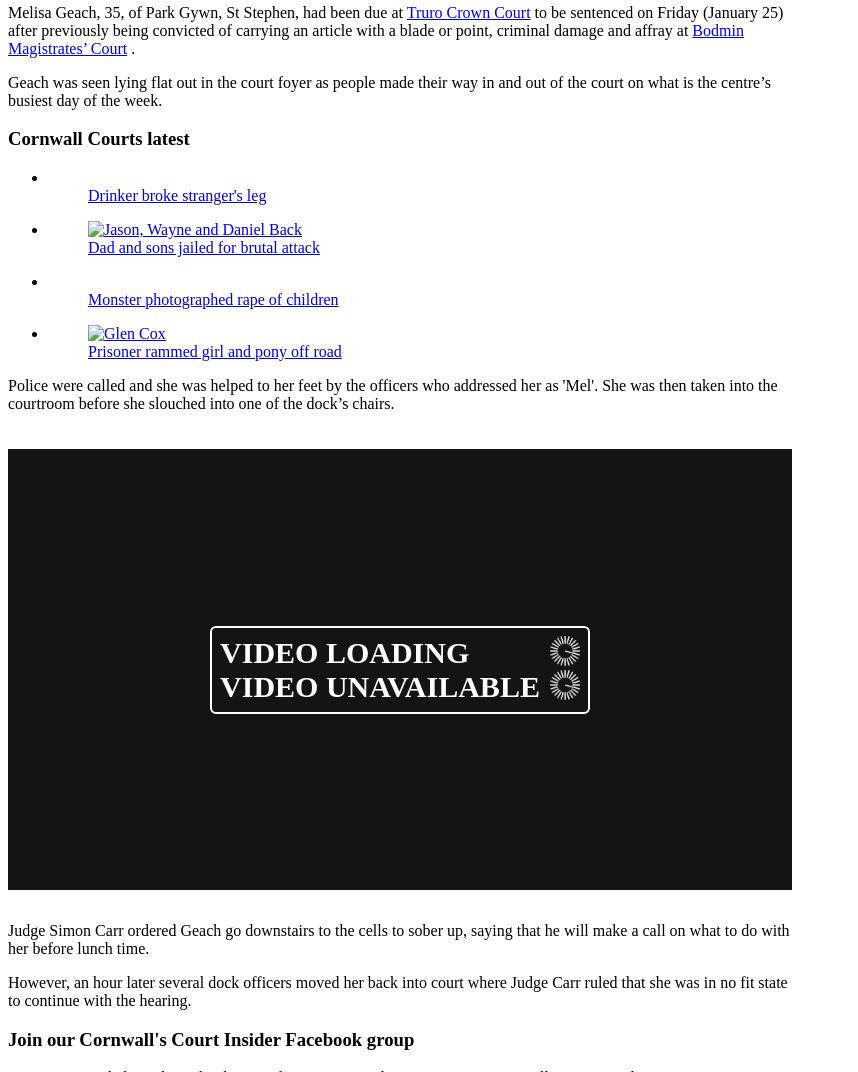 The width and height of the screenshot is (858, 1072). Describe the element at coordinates (214, 351) in the screenshot. I see `'Prisoner rammed girl and pony off road'` at that location.